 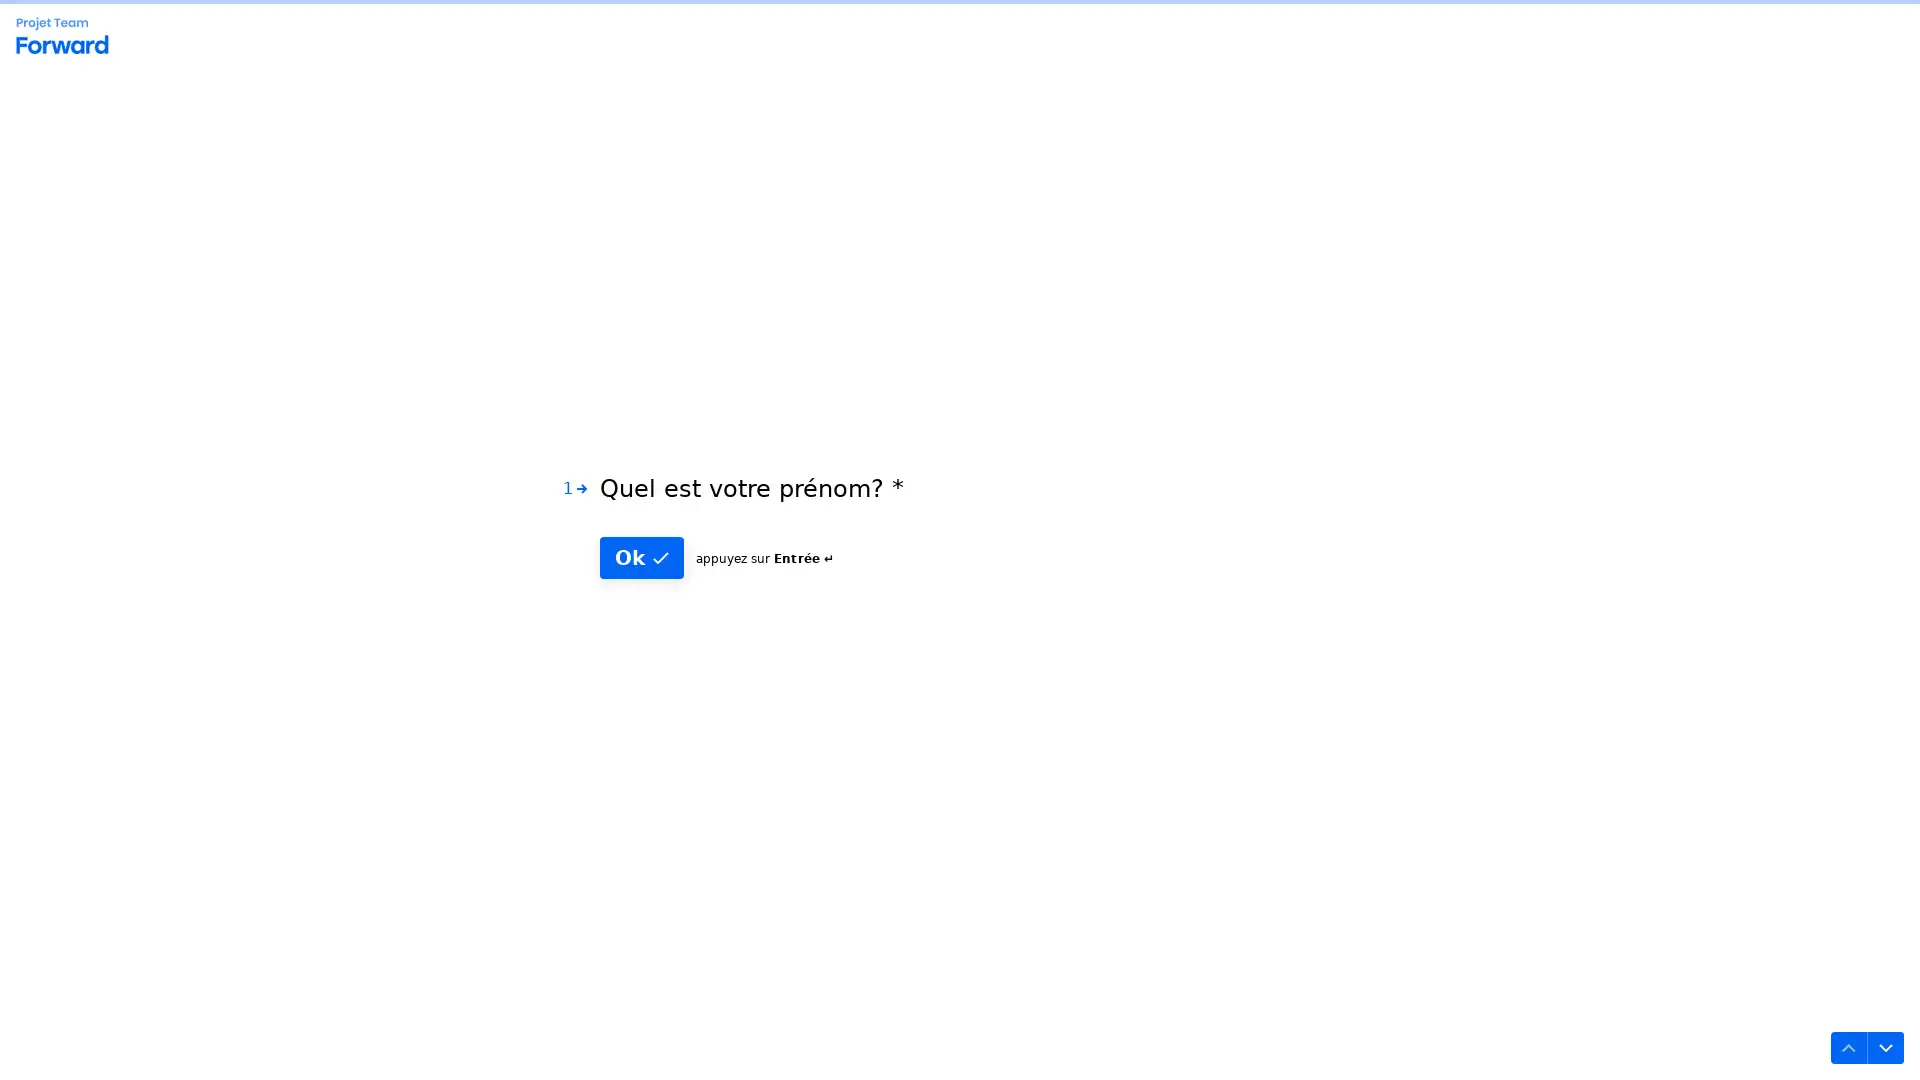 I want to click on Ok, so click(x=642, y=585).